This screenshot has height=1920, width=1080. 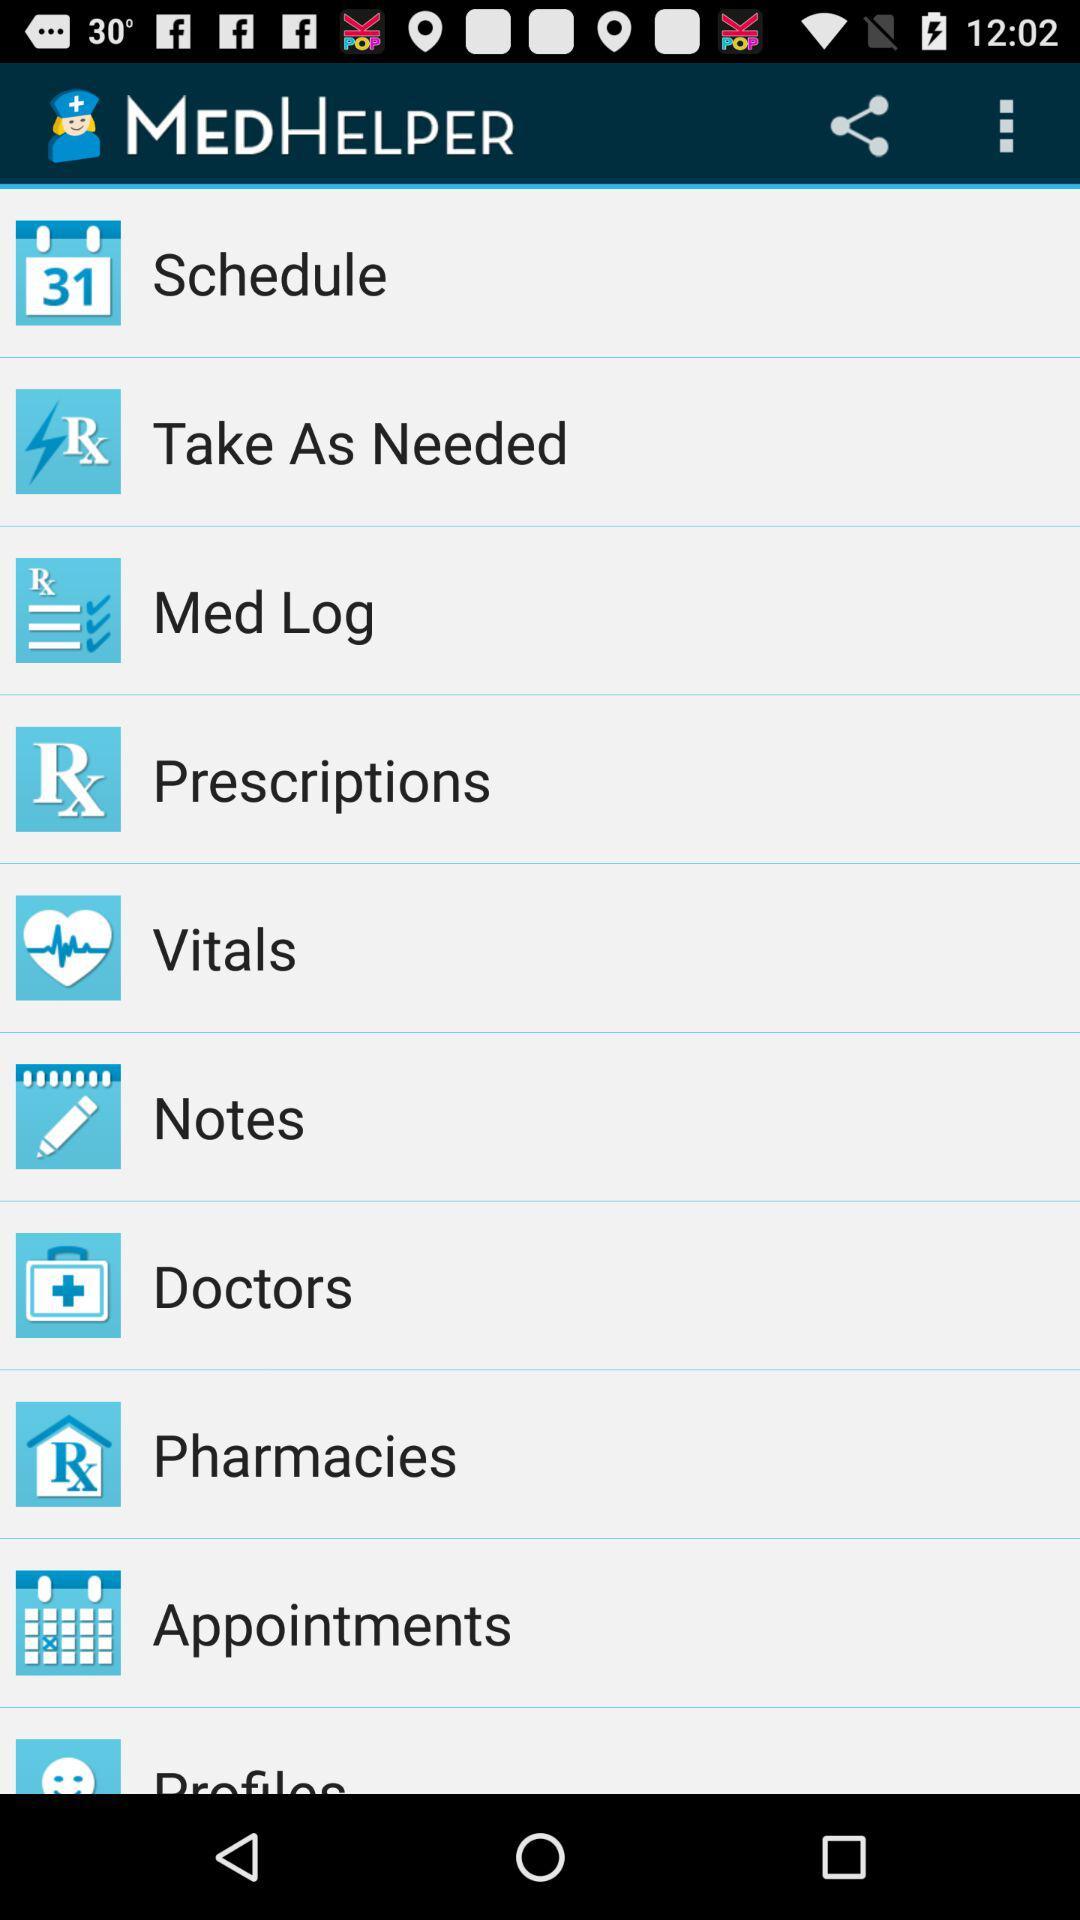 What do you see at coordinates (607, 1749) in the screenshot?
I see `the profiles` at bounding box center [607, 1749].